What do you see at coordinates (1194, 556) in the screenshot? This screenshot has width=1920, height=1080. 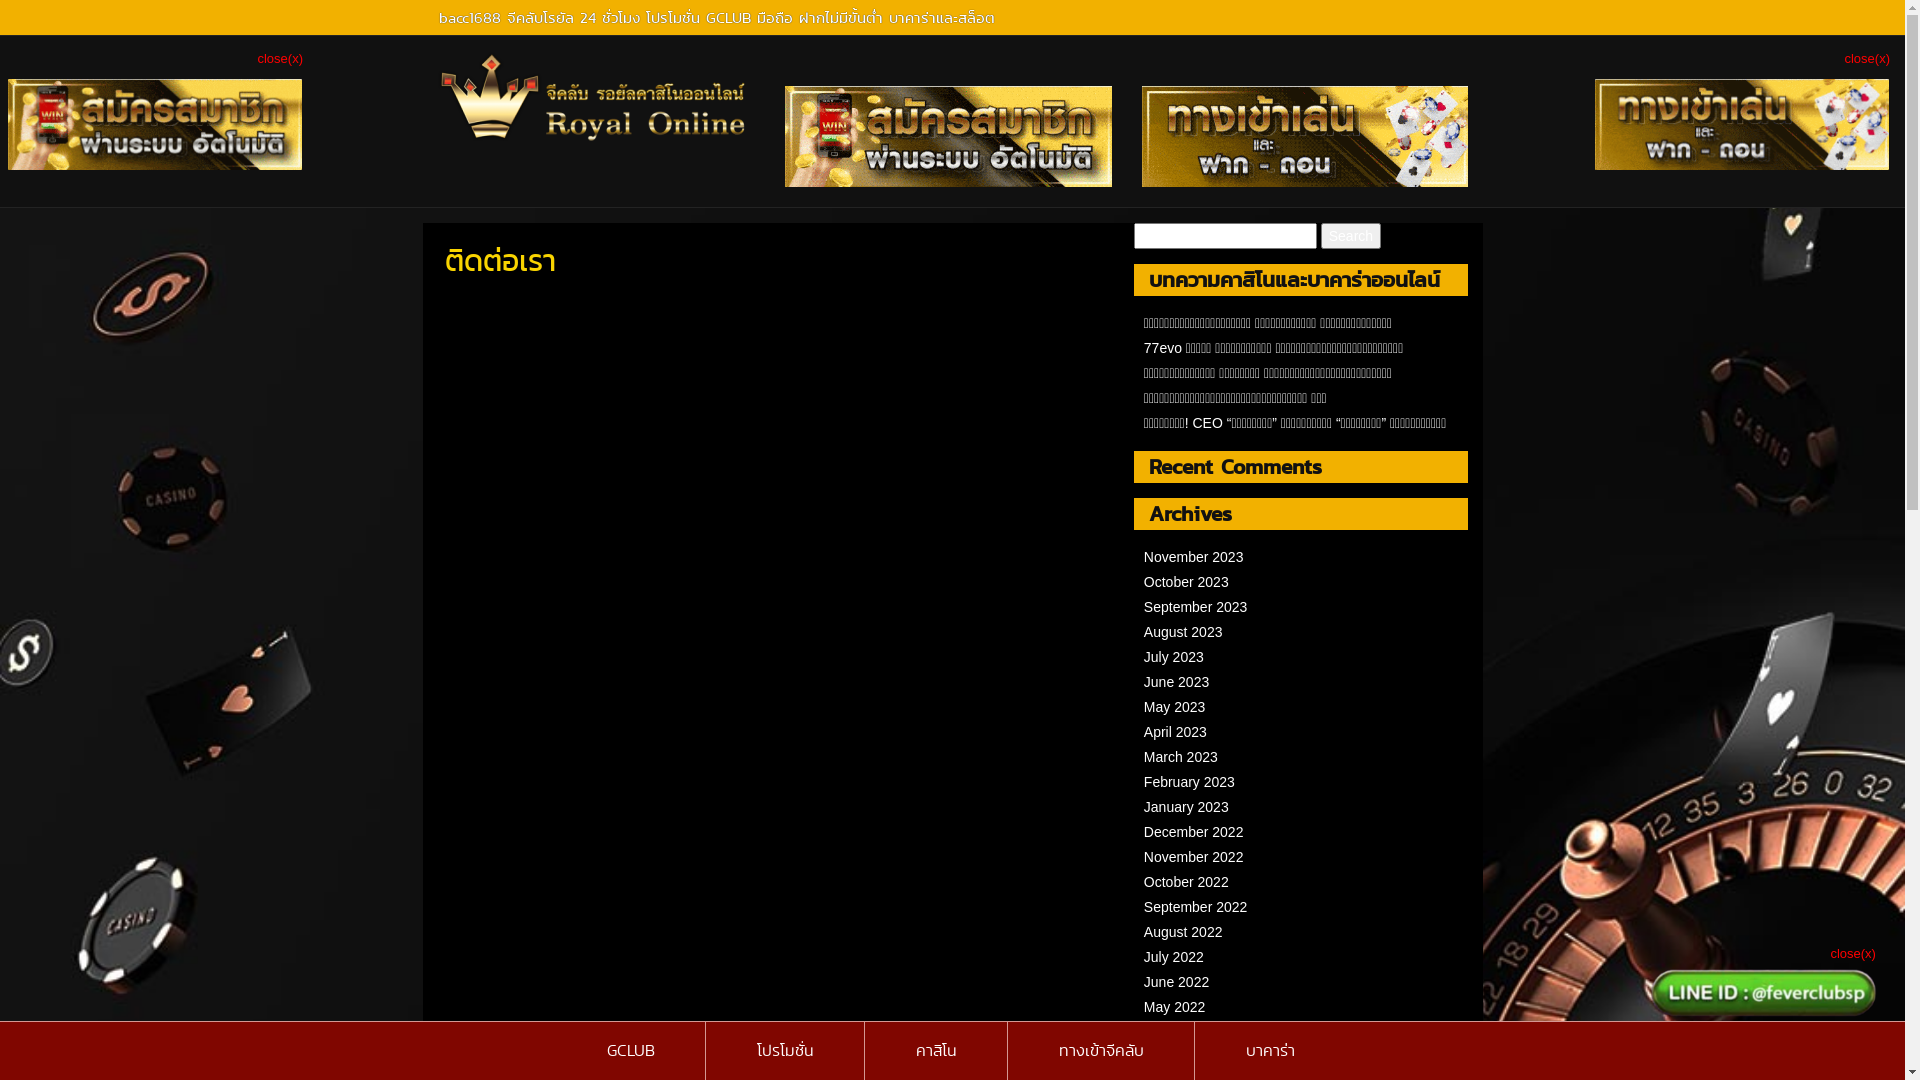 I see `'November 2023'` at bounding box center [1194, 556].